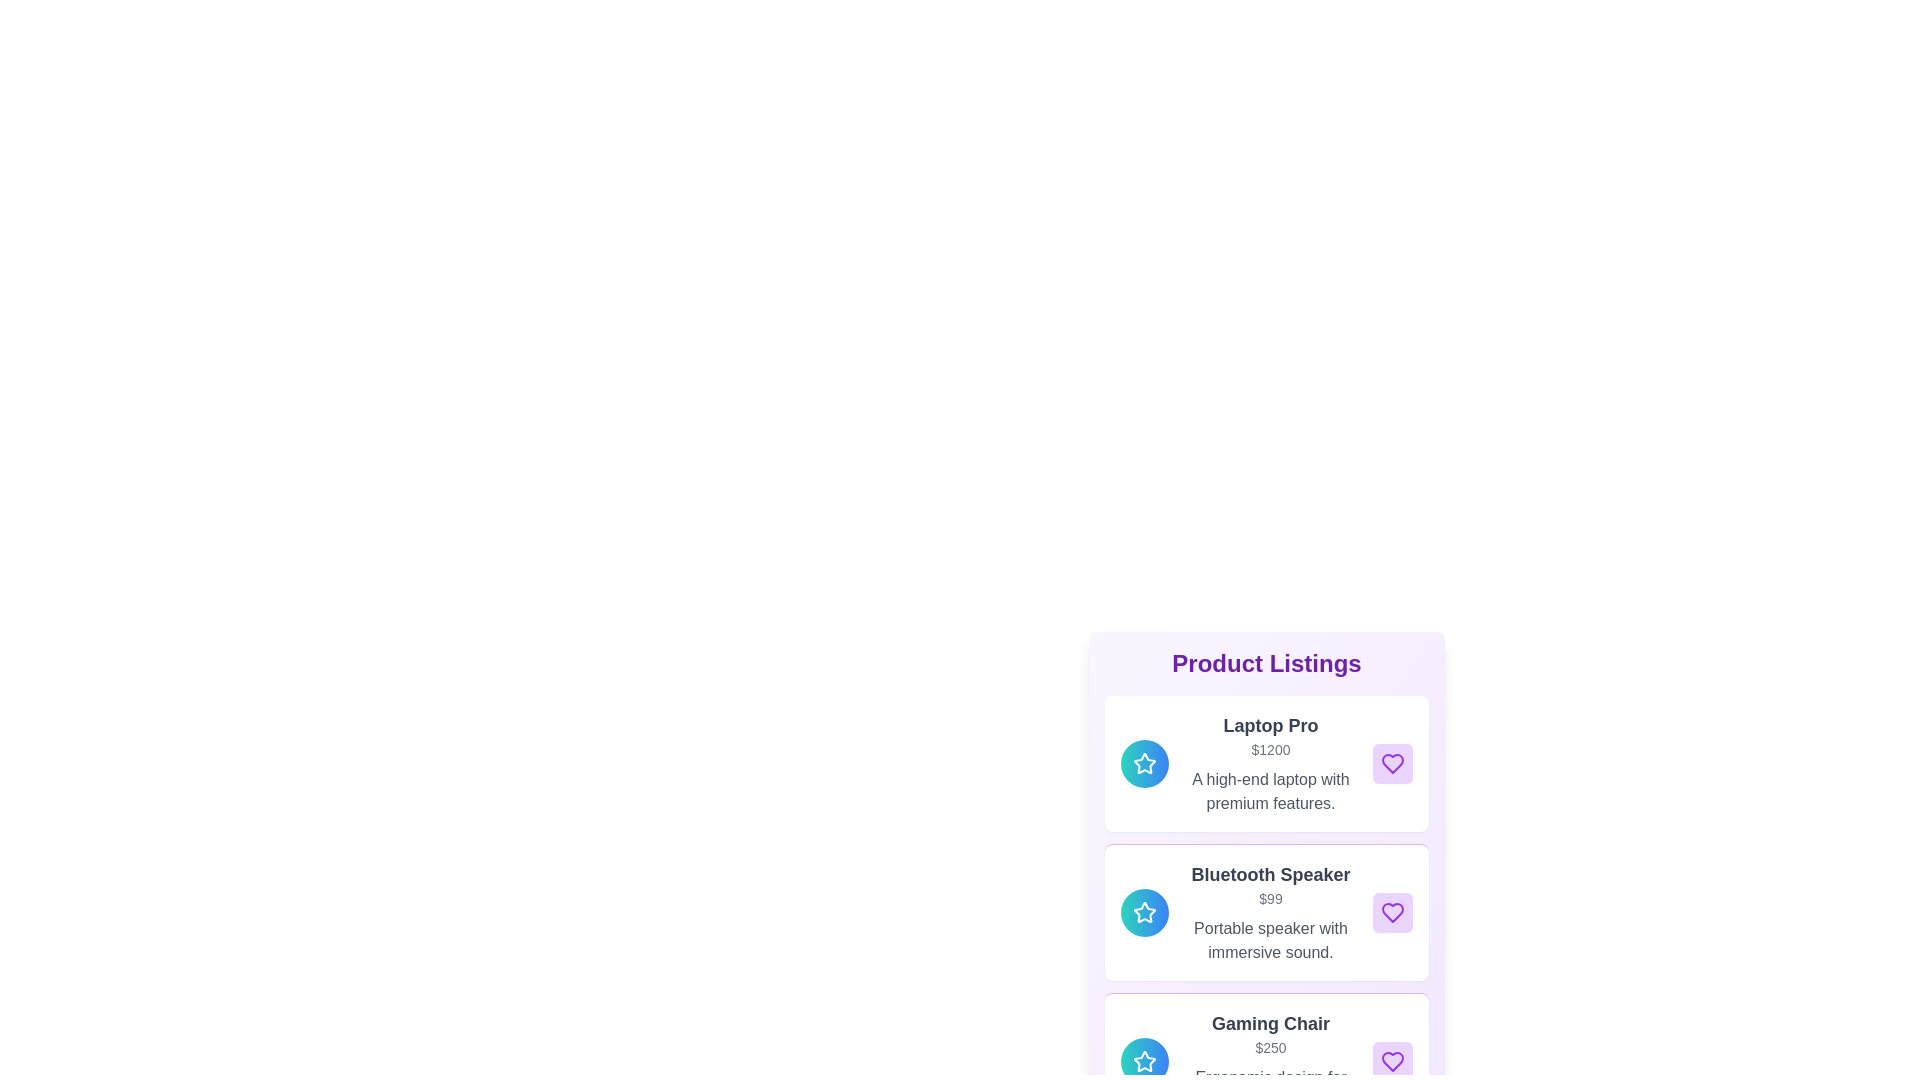  Describe the element at coordinates (1145, 913) in the screenshot. I see `the product icon for Bluetooth Speaker` at that location.